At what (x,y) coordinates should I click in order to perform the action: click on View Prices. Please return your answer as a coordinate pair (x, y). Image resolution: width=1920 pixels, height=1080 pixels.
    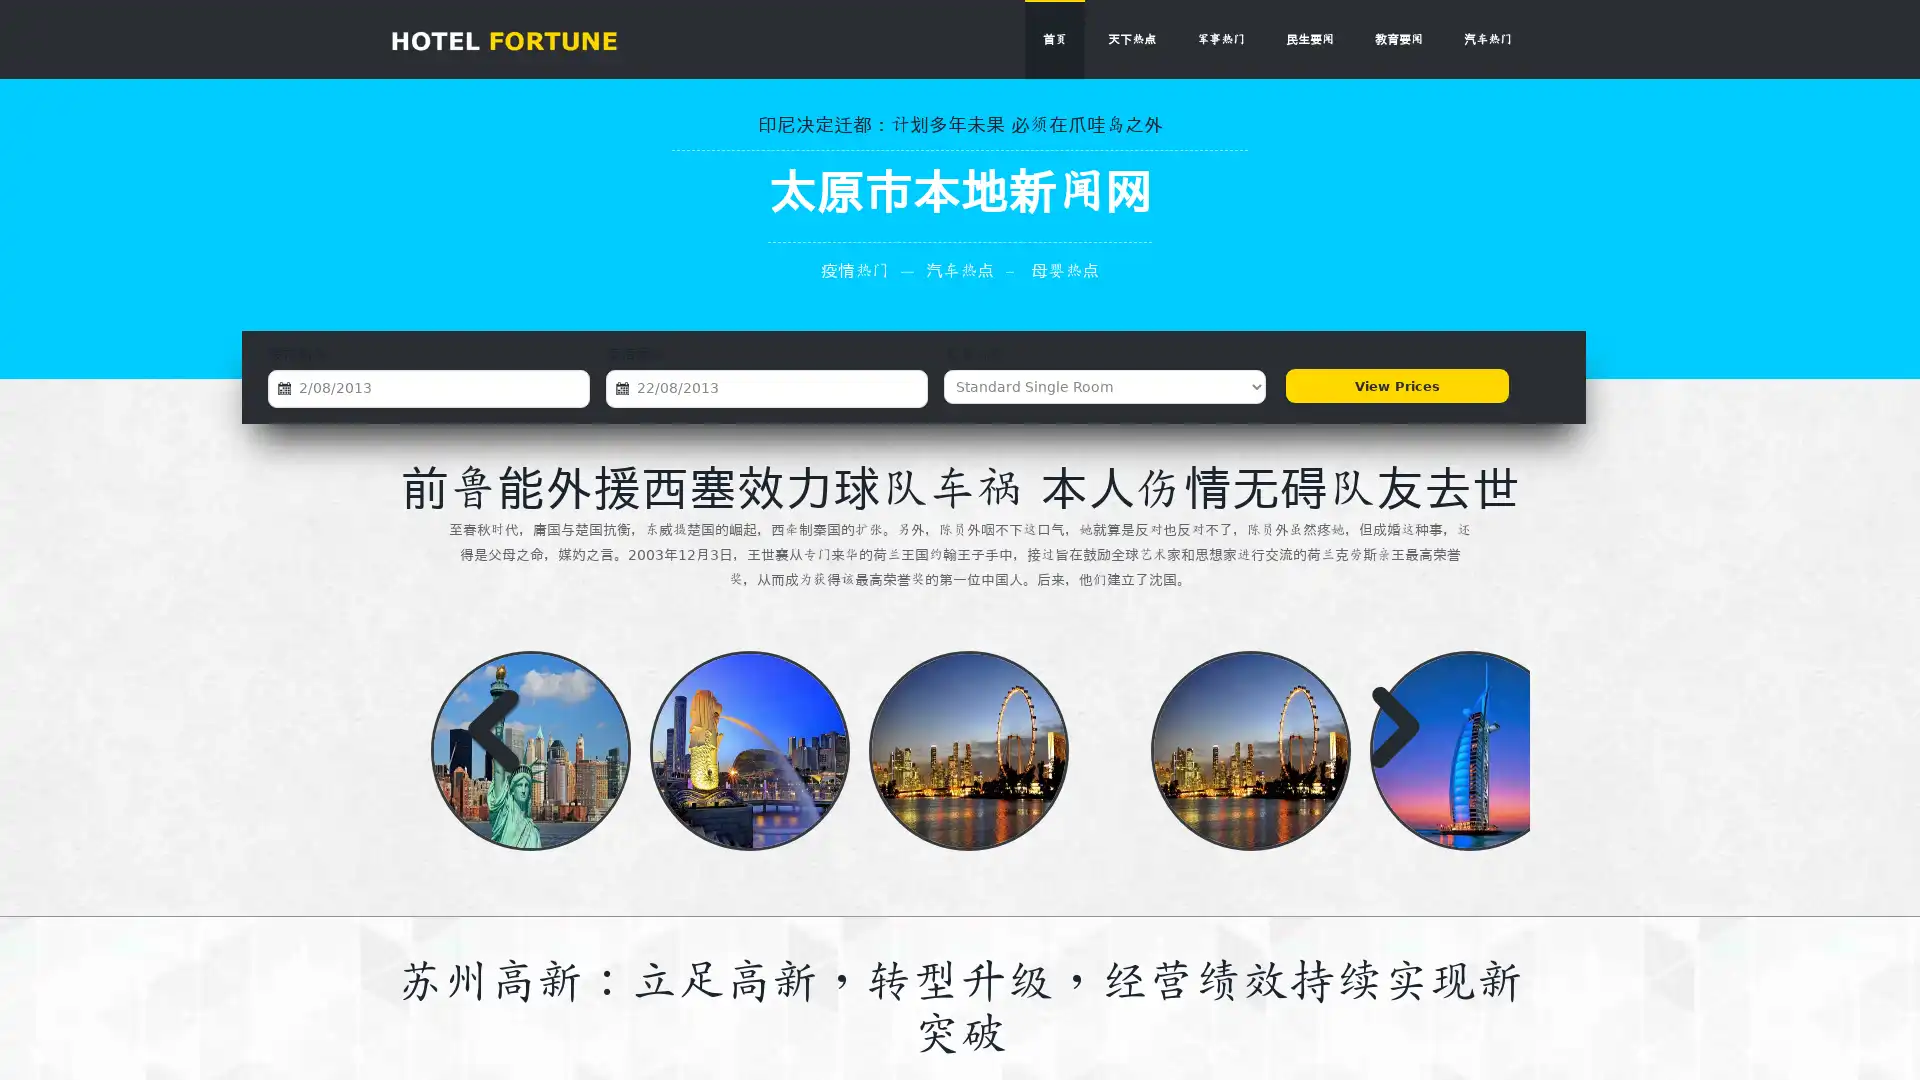
    Looking at the image, I should click on (1394, 386).